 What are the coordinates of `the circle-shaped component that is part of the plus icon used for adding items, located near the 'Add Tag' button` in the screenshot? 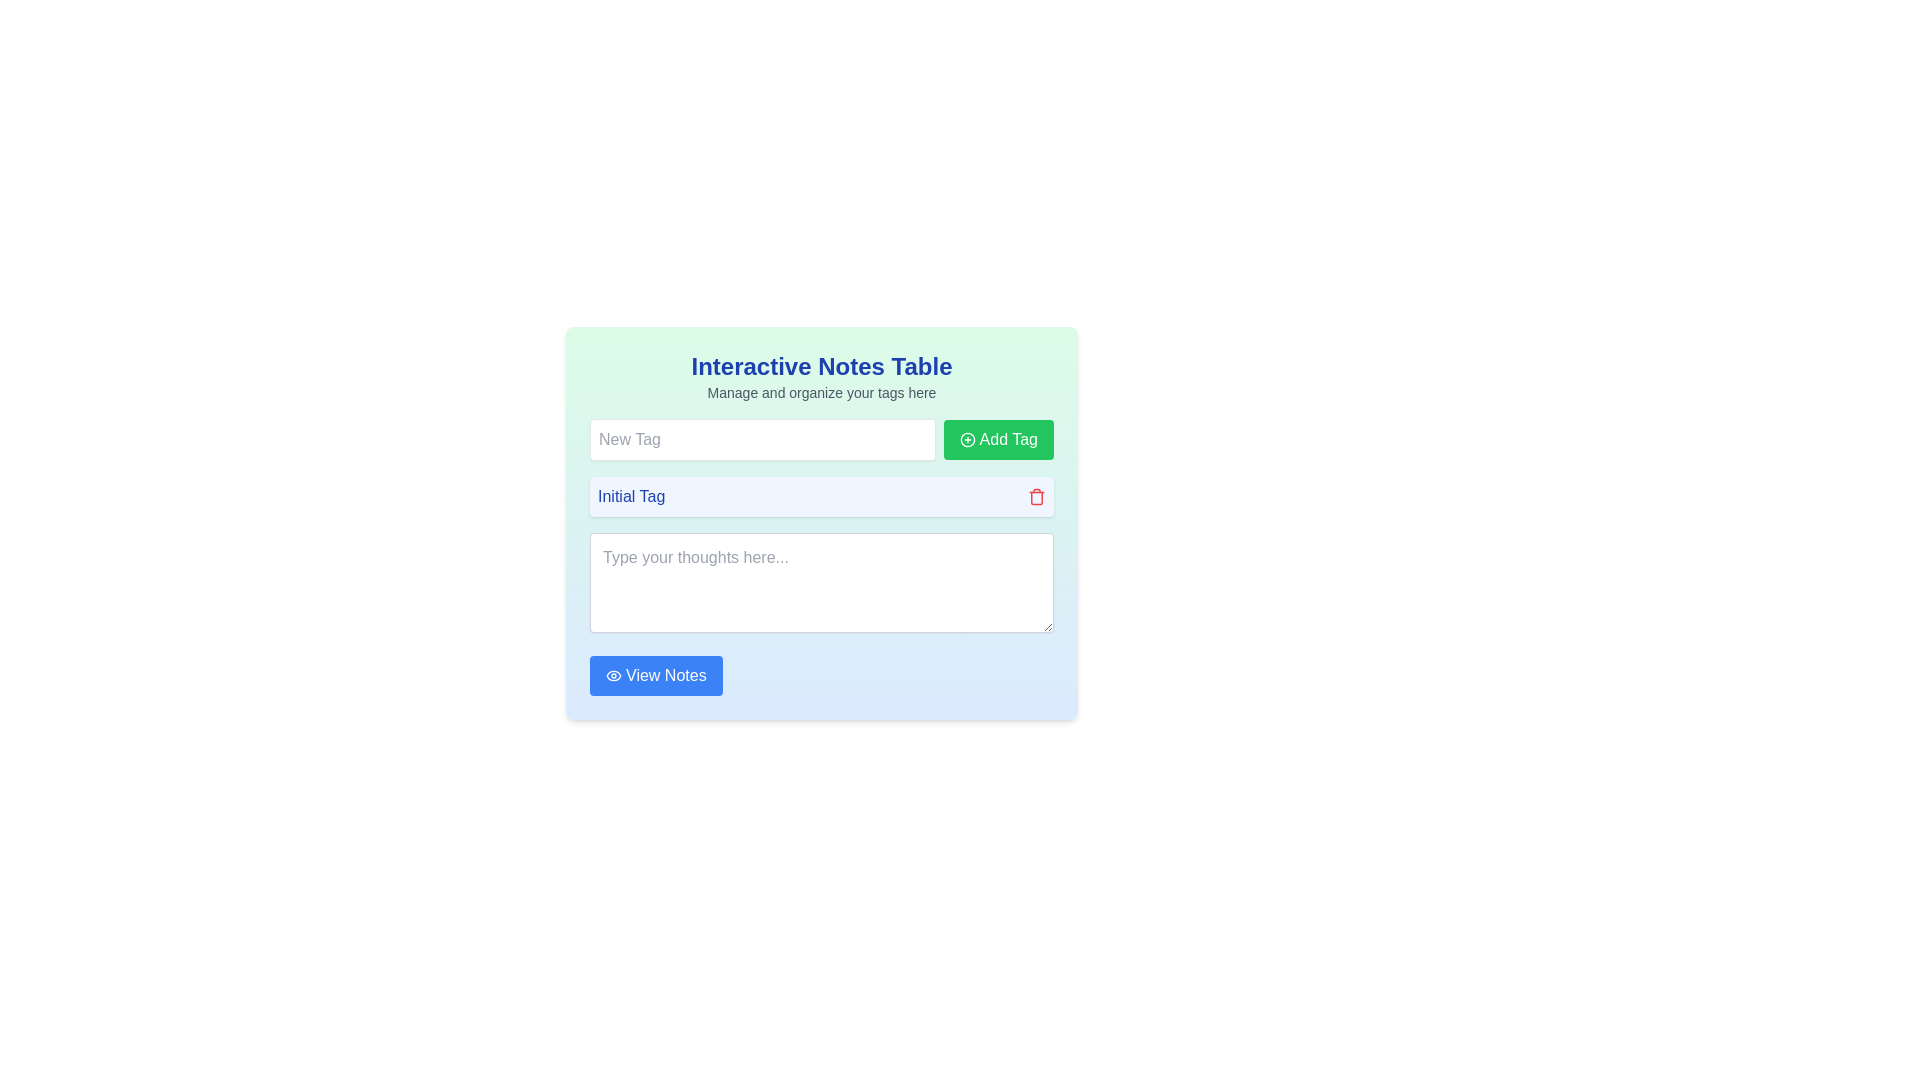 It's located at (967, 438).